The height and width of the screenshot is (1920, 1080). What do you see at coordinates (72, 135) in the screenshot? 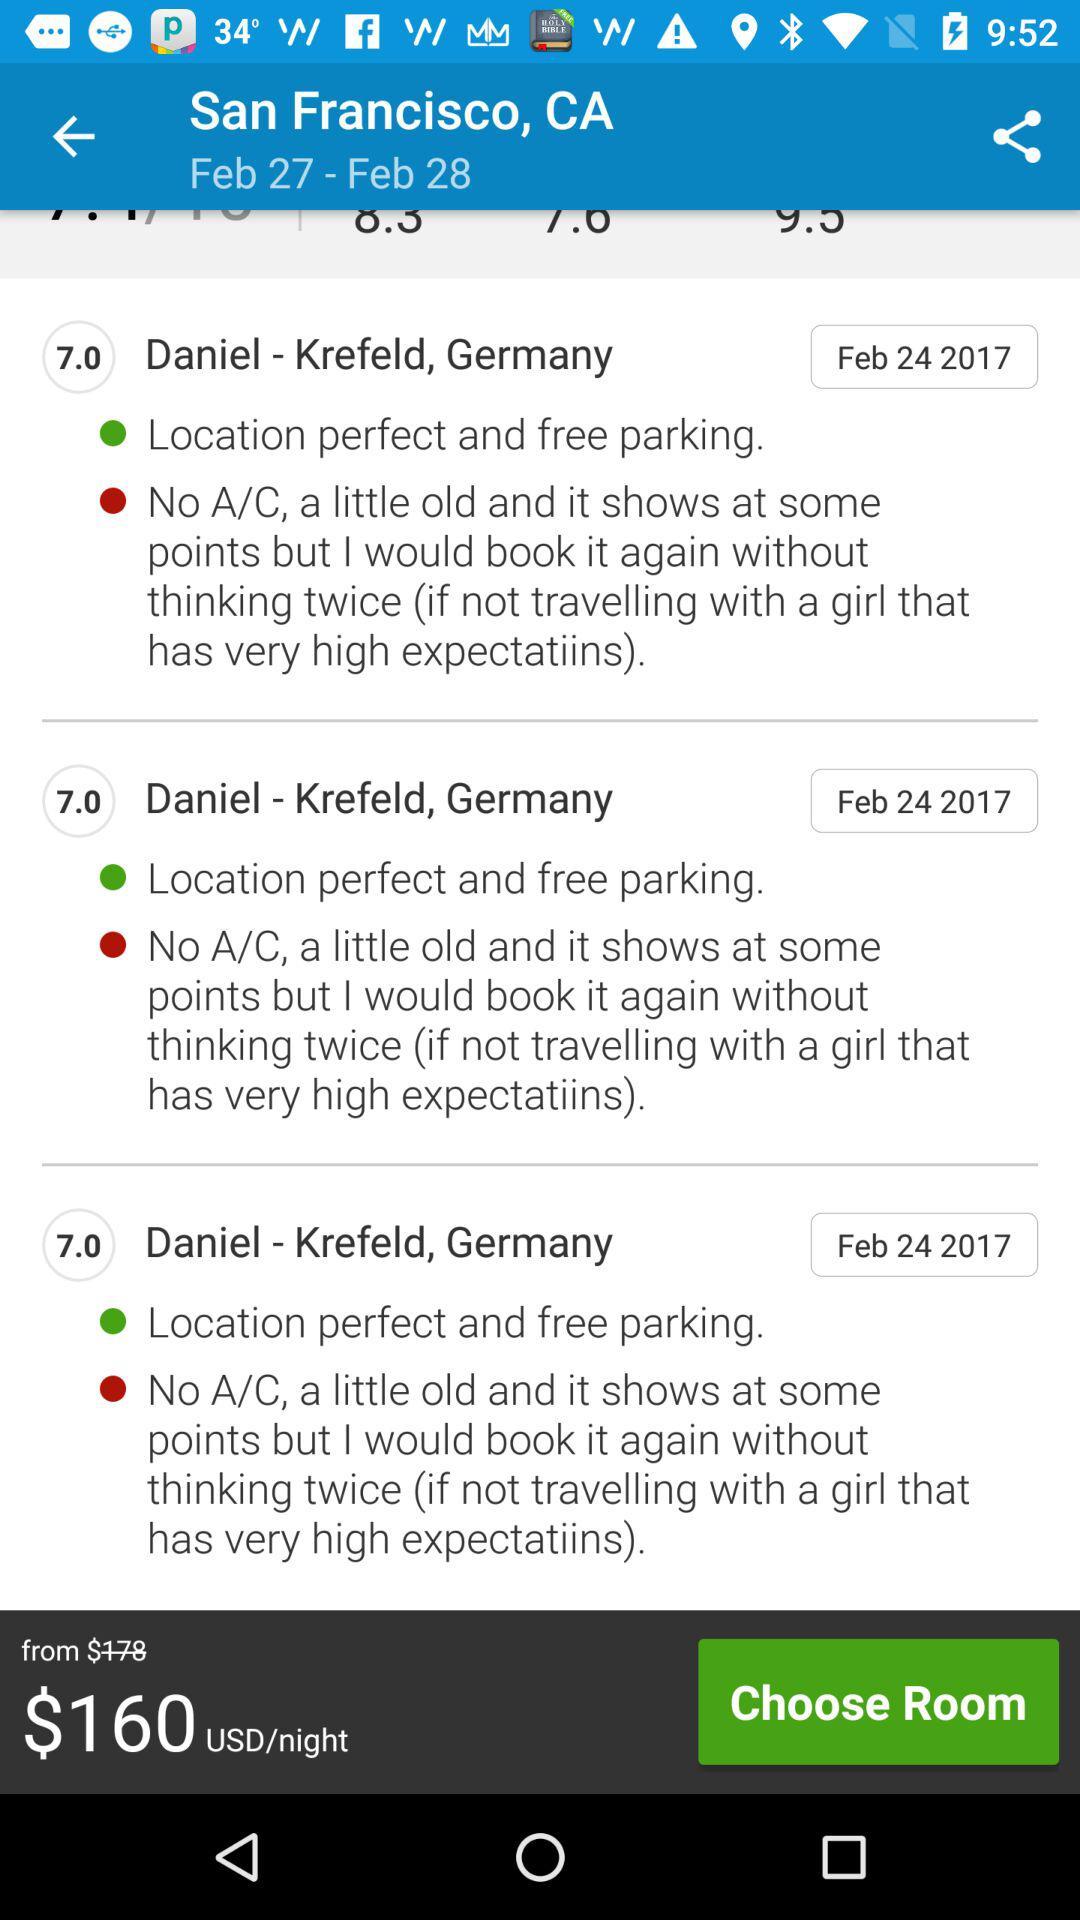
I see `item next to the san francisco, ca icon` at bounding box center [72, 135].